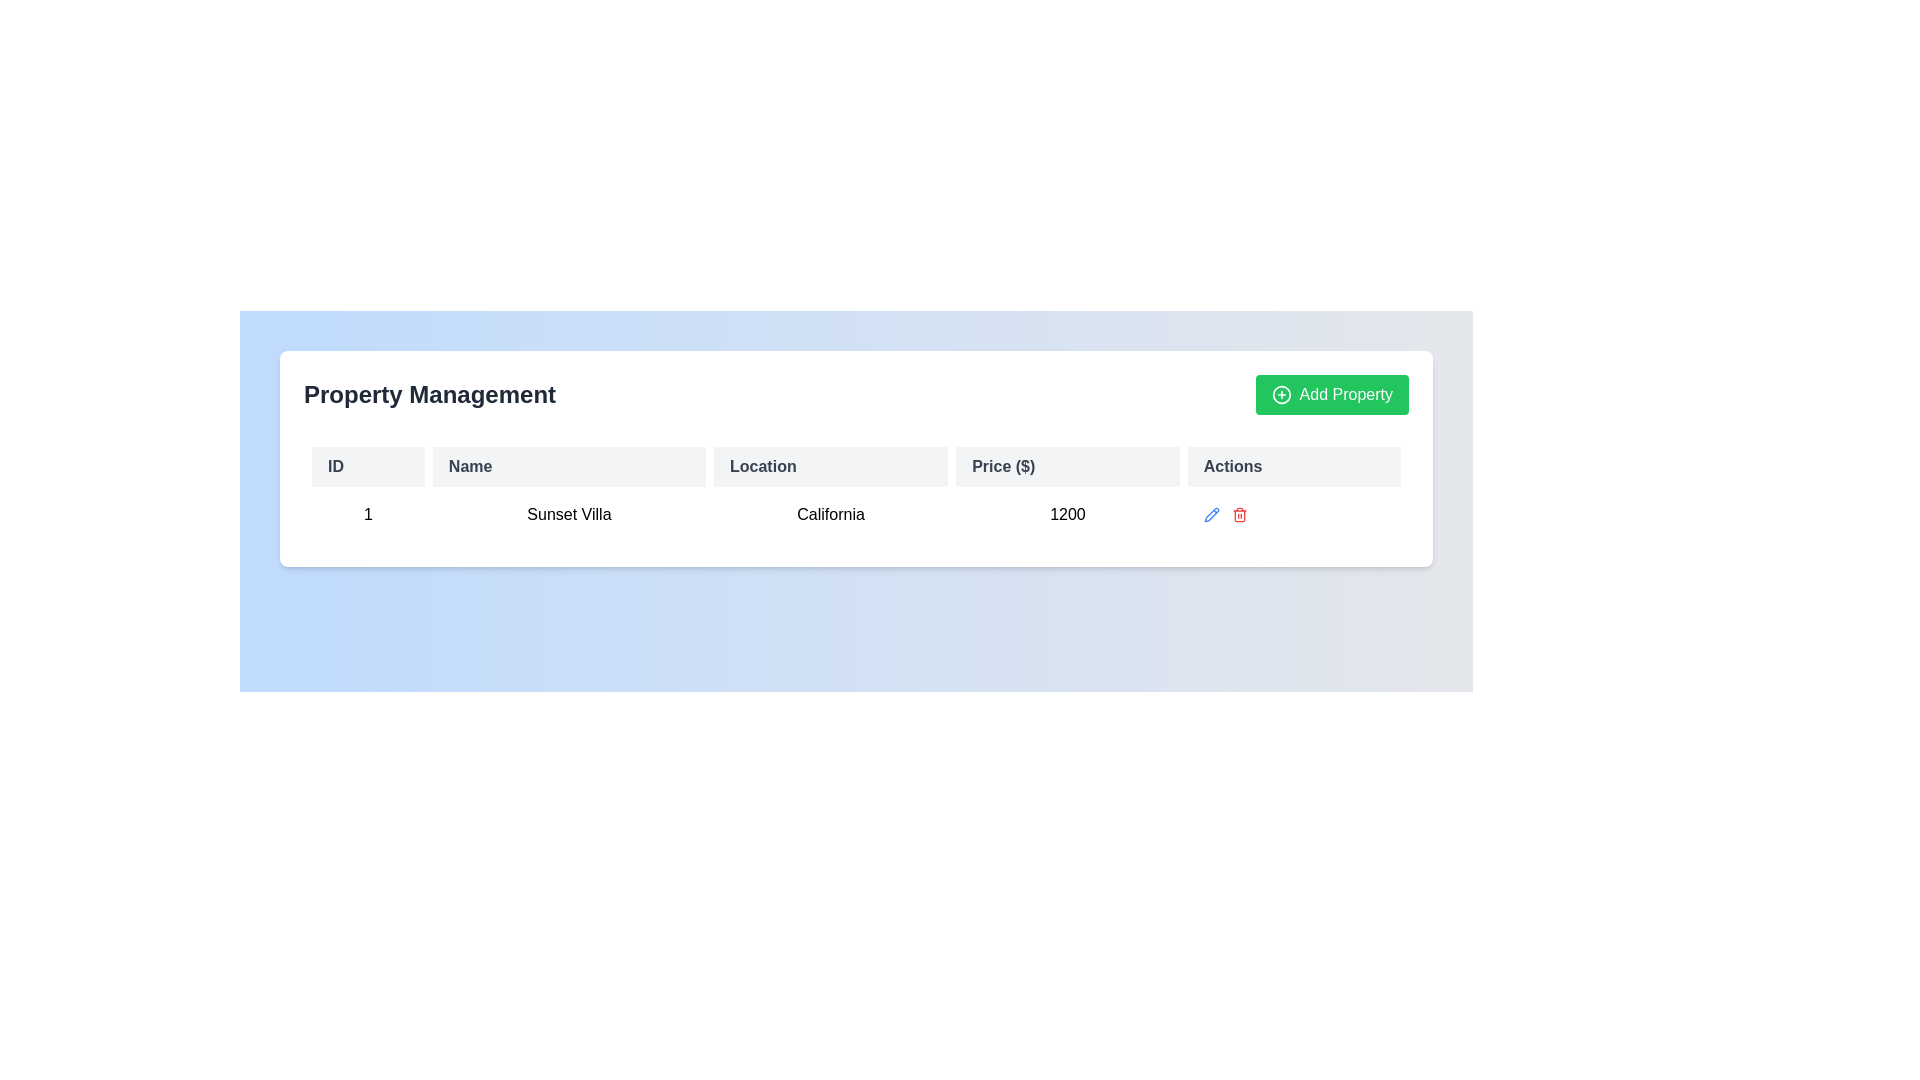 The height and width of the screenshot is (1080, 1920). Describe the element at coordinates (1210, 514) in the screenshot. I see `the Interactive Icon (Edit Button) in the 'Actions' column of the first row of the table` at that location.